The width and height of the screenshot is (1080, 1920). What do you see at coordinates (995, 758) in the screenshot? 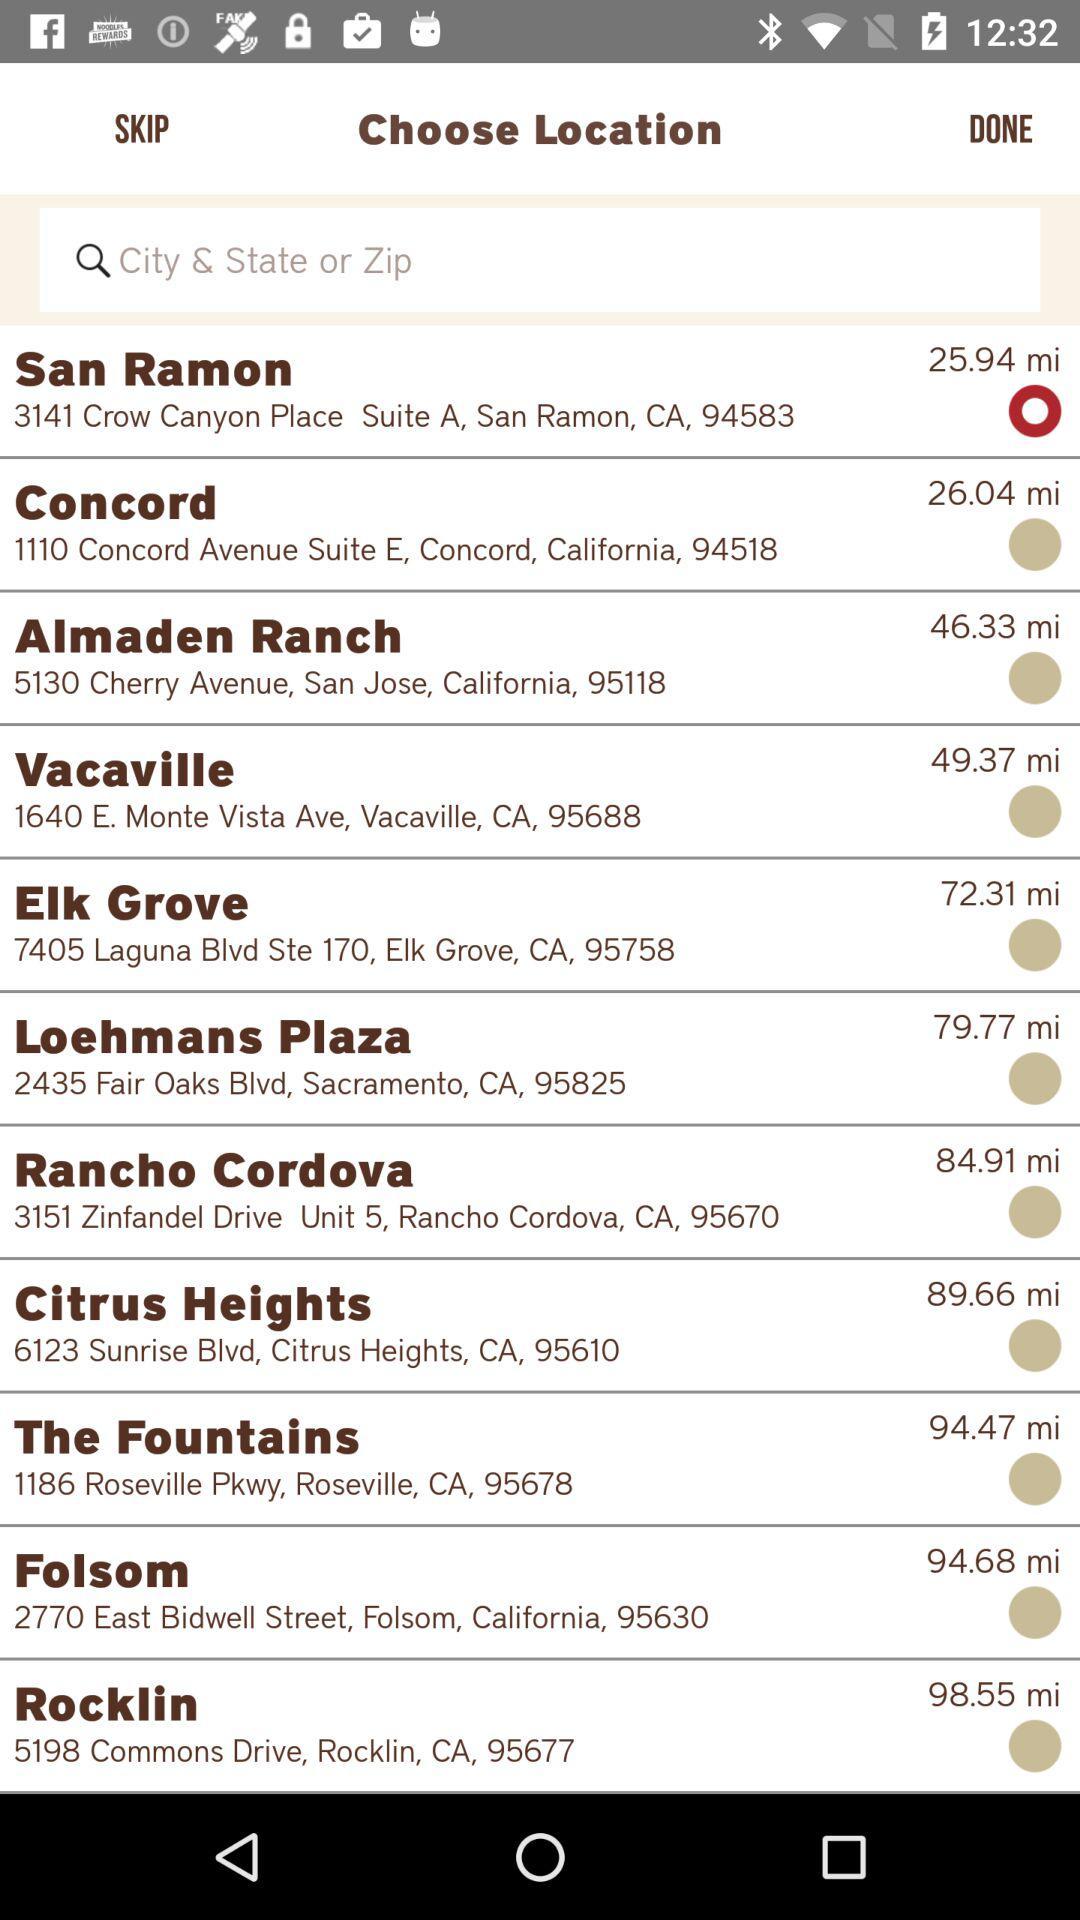
I see `49.37 mi item` at bounding box center [995, 758].